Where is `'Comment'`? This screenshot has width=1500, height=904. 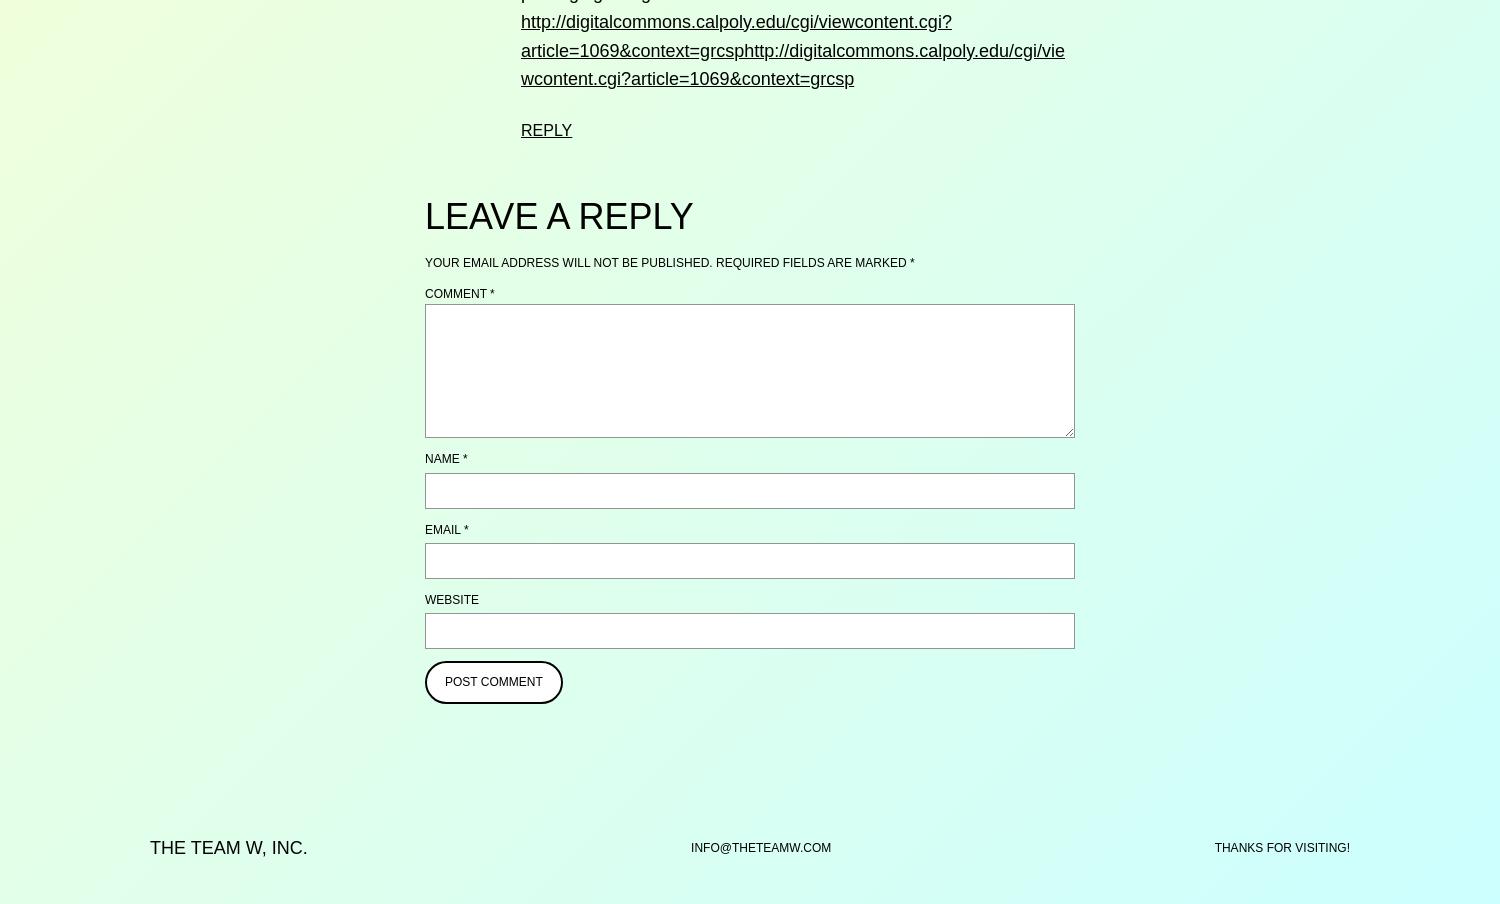 'Comment' is located at coordinates (456, 293).